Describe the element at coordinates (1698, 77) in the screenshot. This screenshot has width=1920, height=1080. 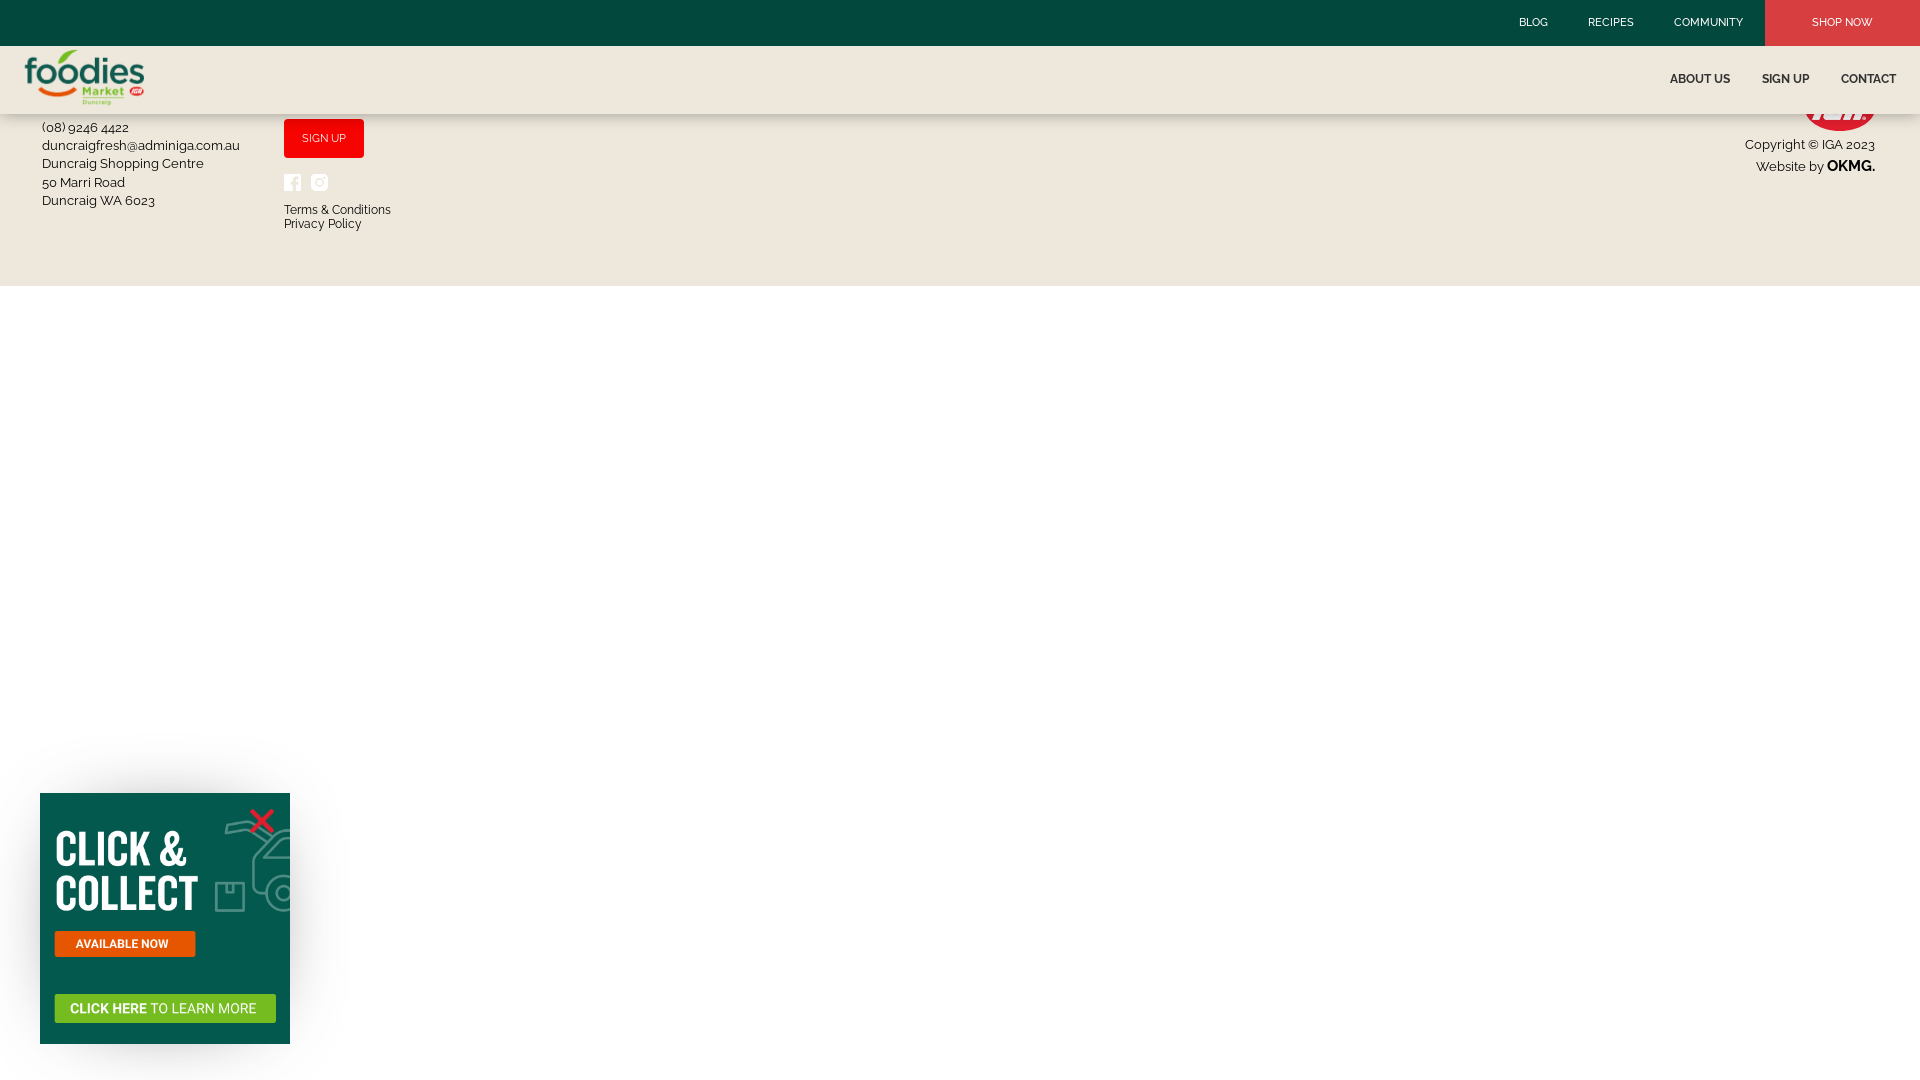
I see `'ABOUT US'` at that location.